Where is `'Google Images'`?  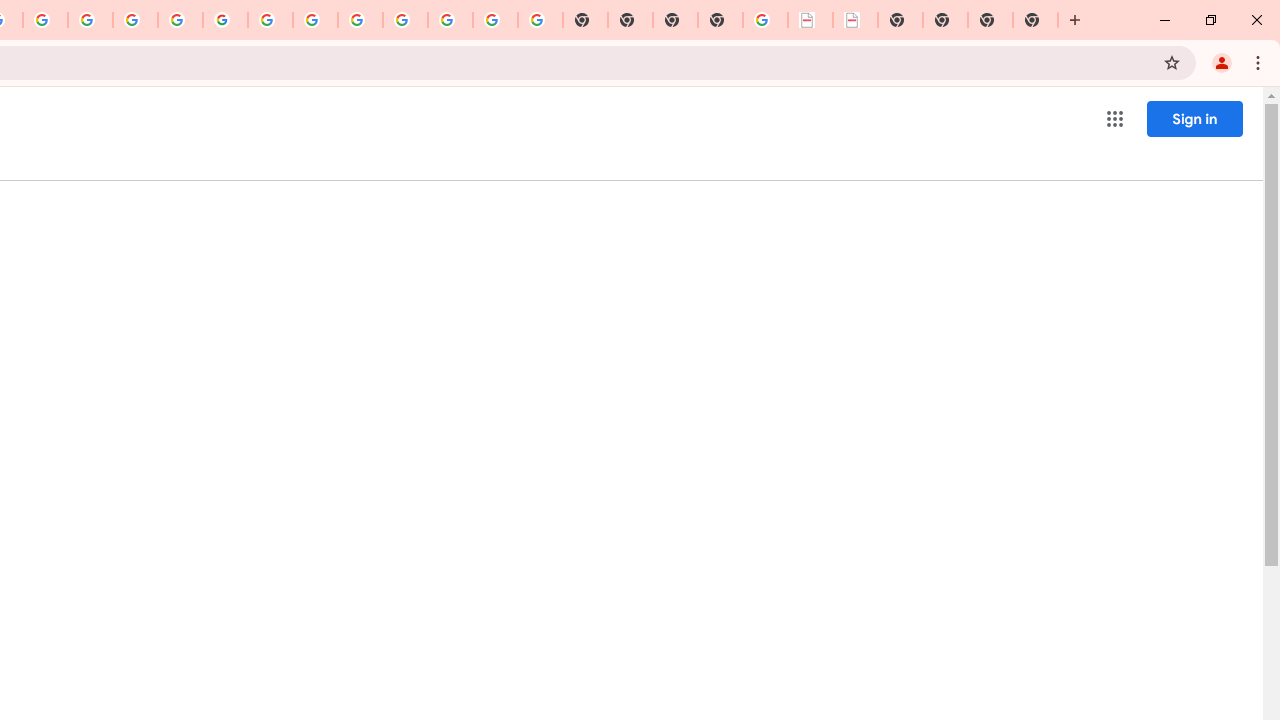 'Google Images' is located at coordinates (540, 20).